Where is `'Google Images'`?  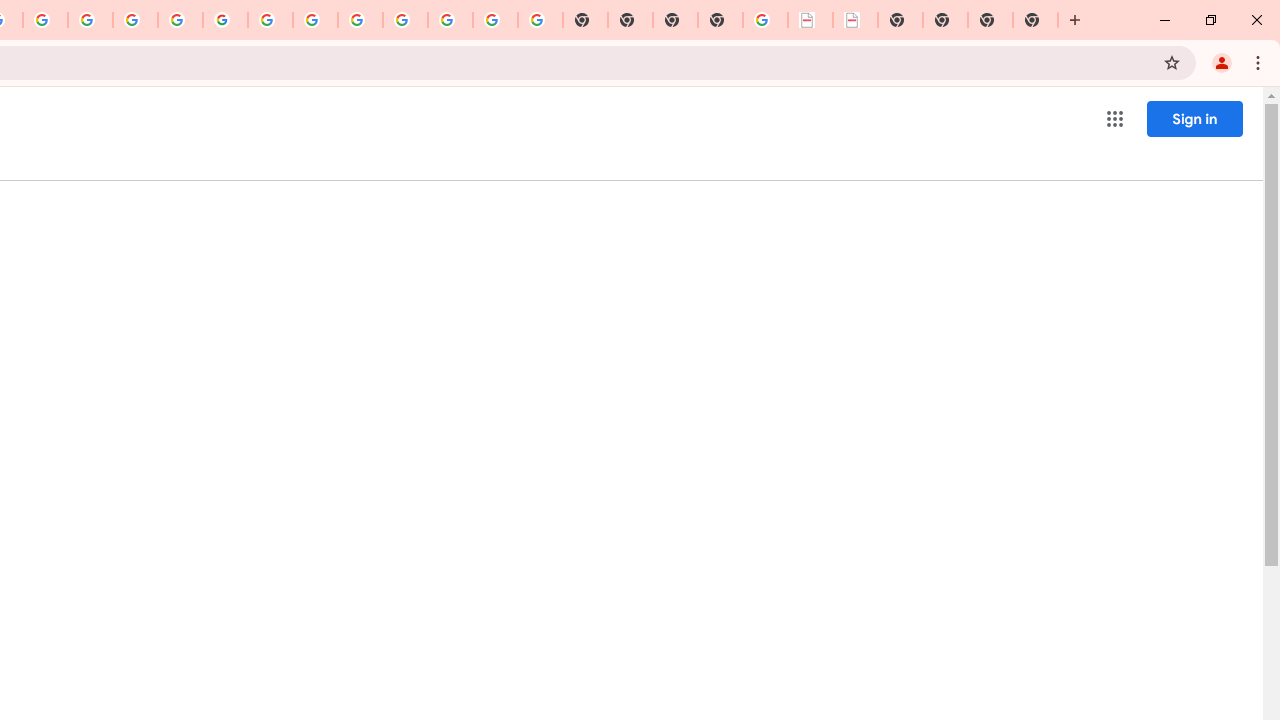 'Google Images' is located at coordinates (540, 20).